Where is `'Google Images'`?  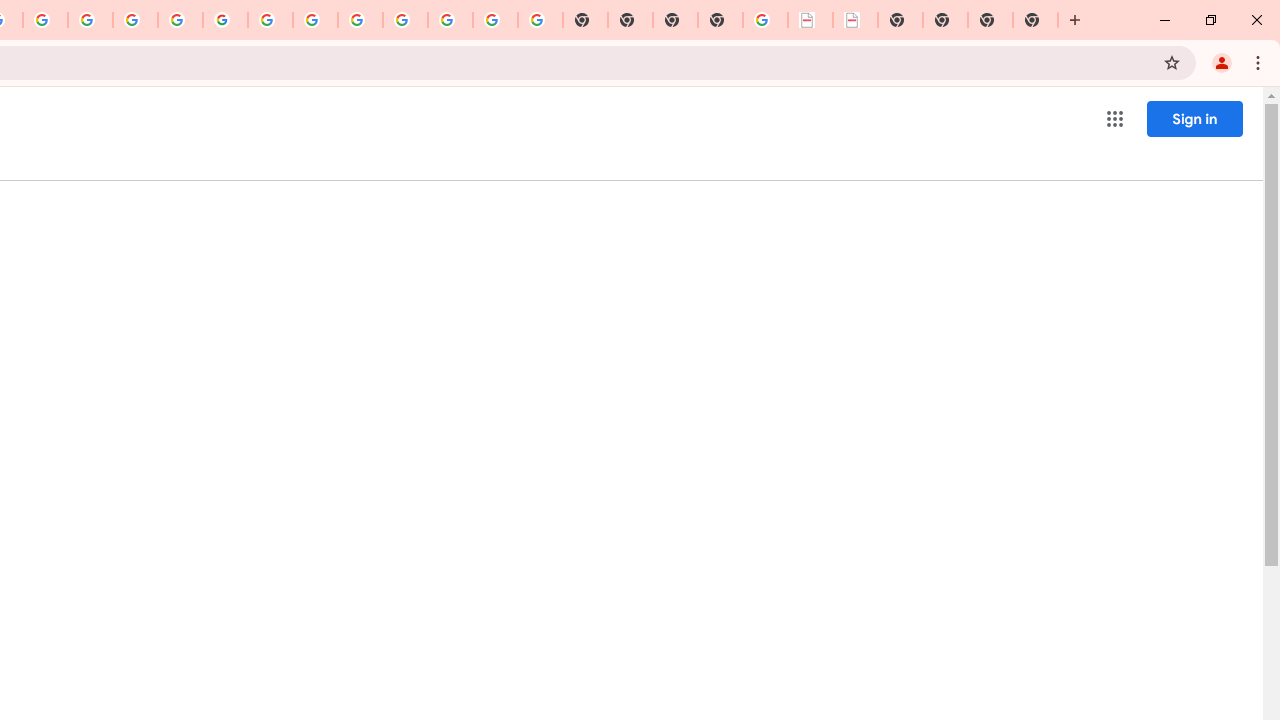 'Google Images' is located at coordinates (540, 20).